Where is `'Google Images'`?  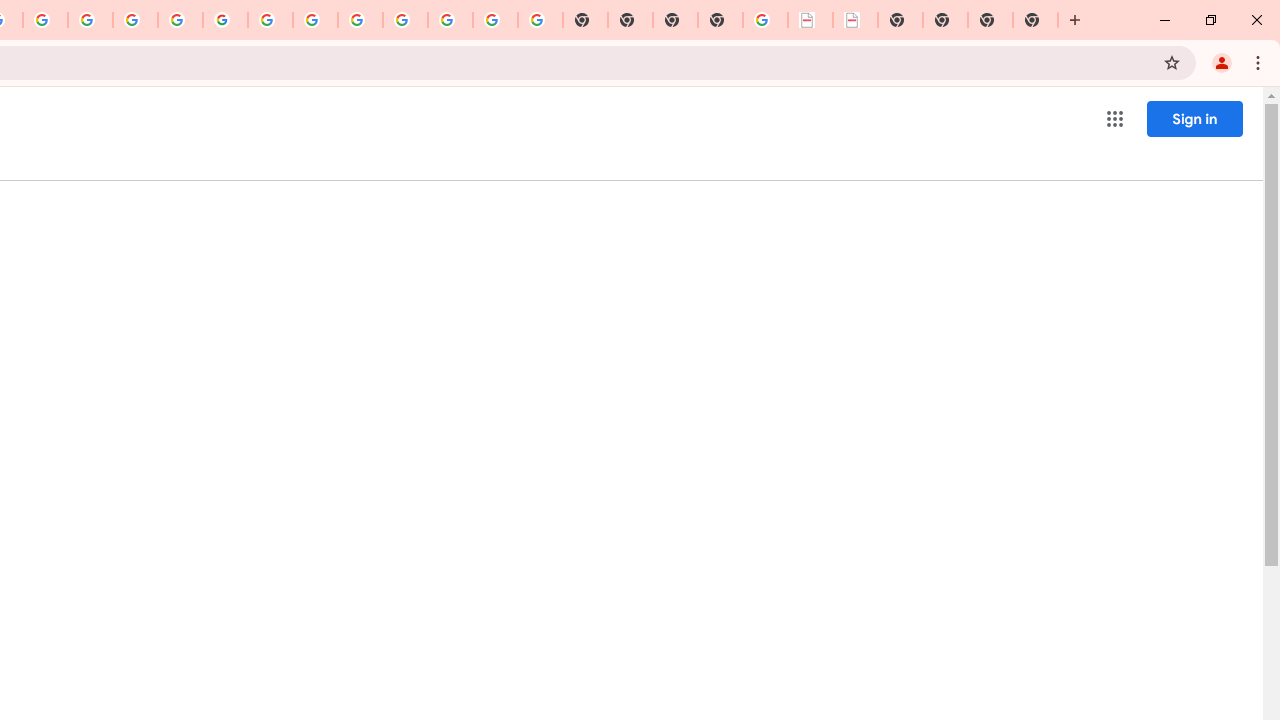 'Google Images' is located at coordinates (540, 20).